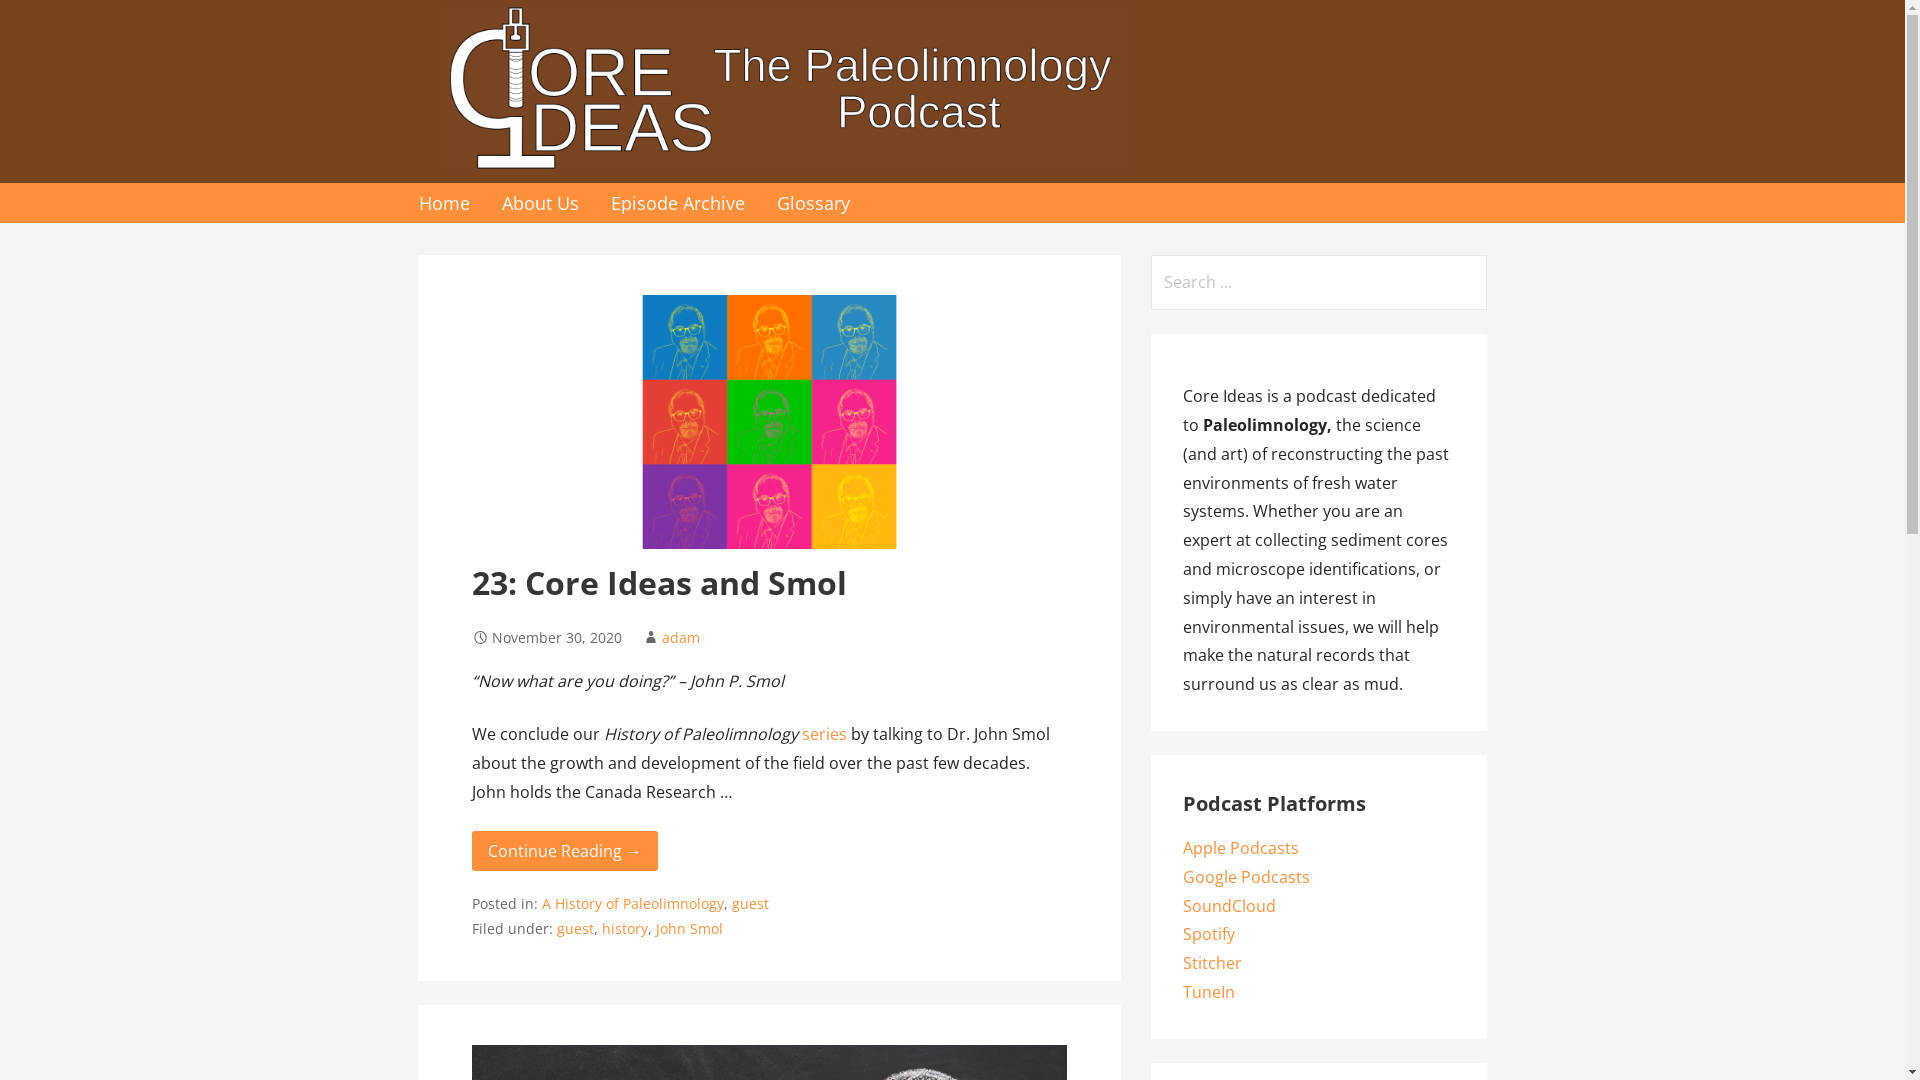  I want to click on 'history', so click(623, 928).